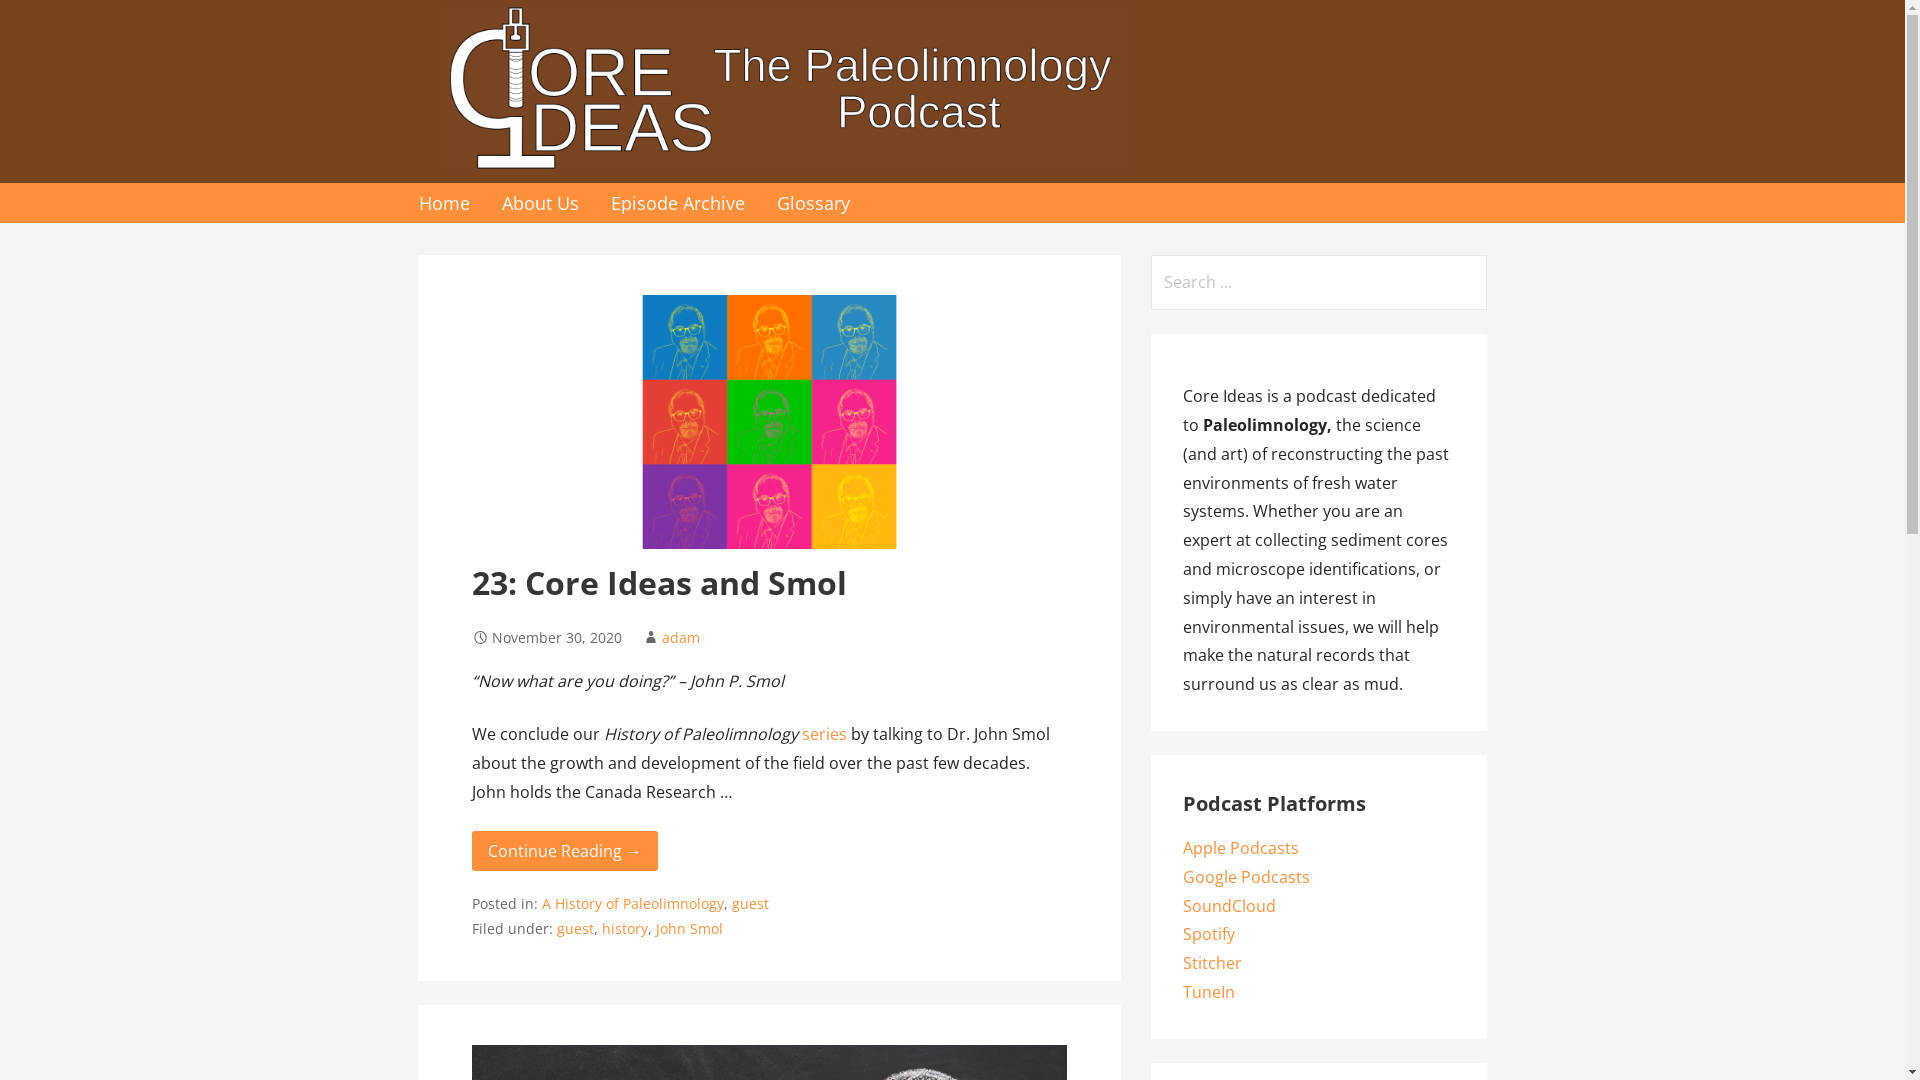  I want to click on 'history', so click(623, 928).